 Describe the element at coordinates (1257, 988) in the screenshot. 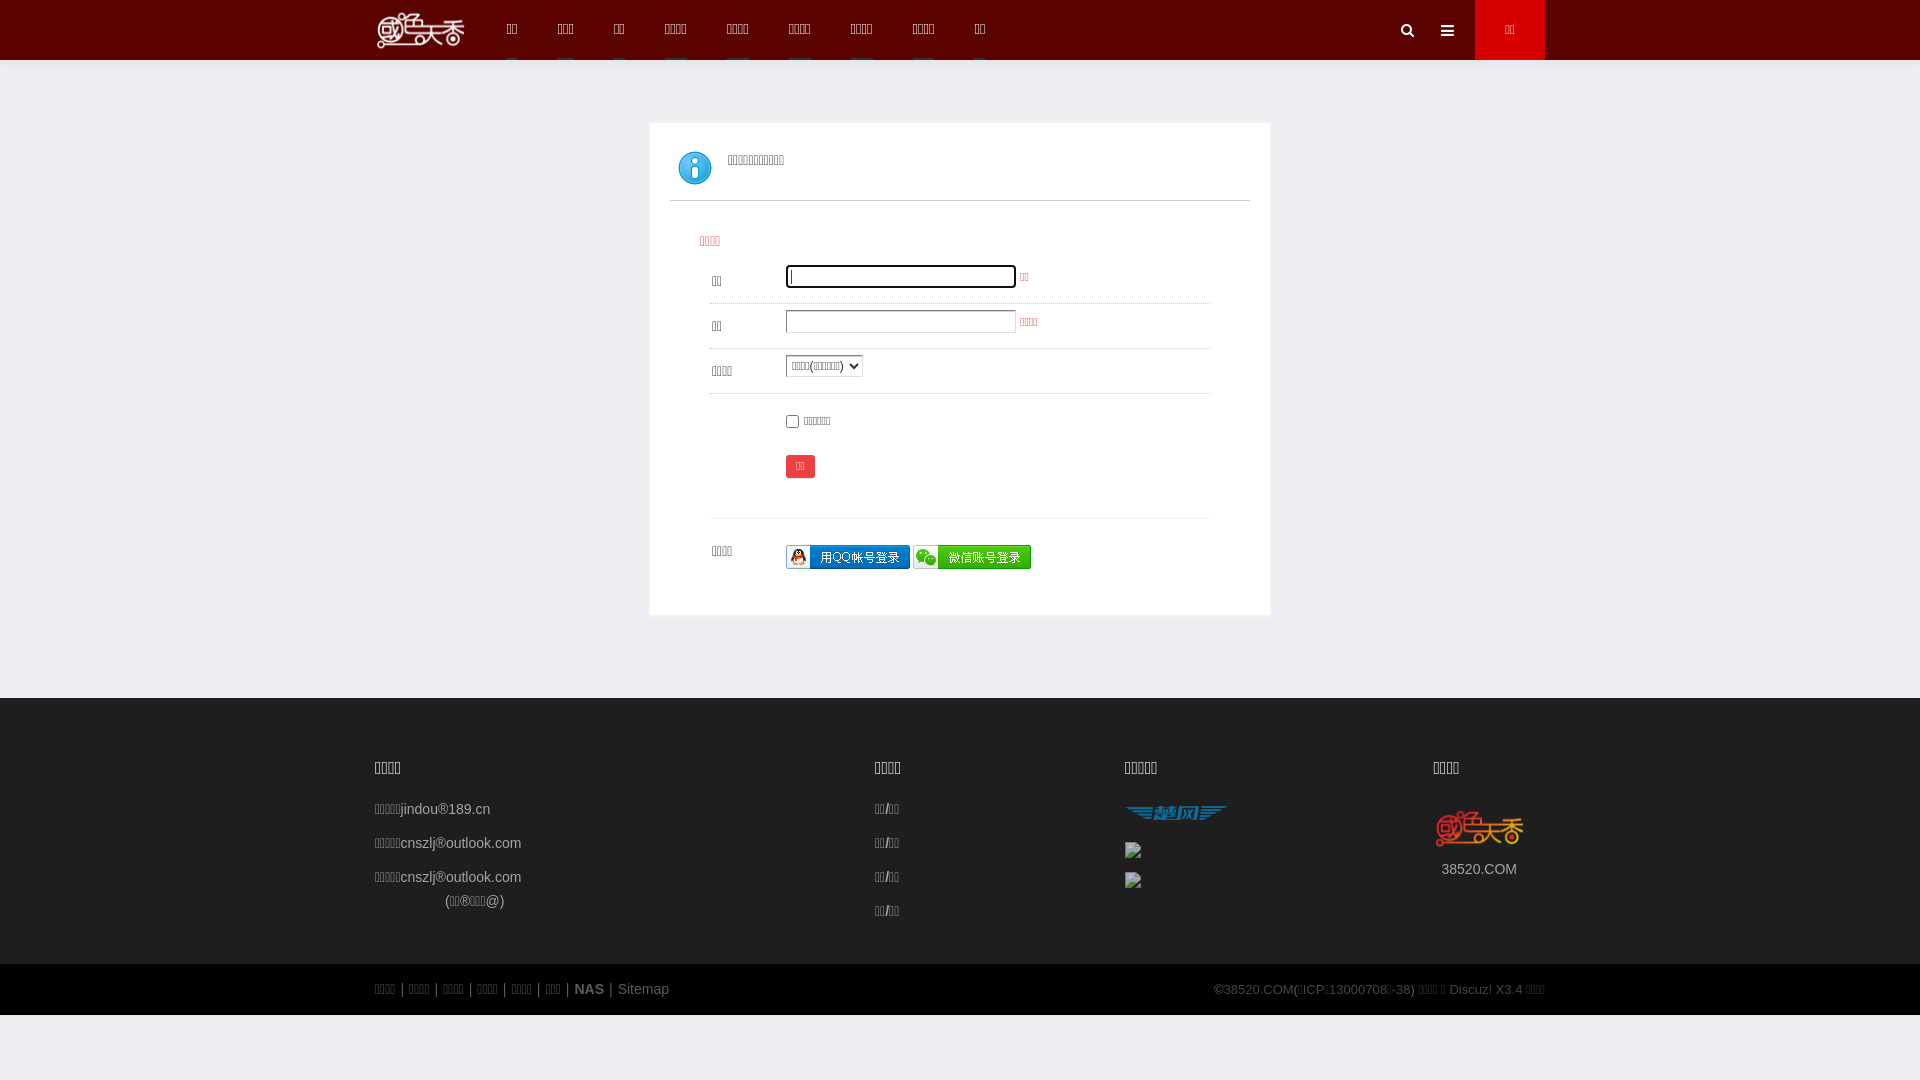

I see `'38520.COM'` at that location.